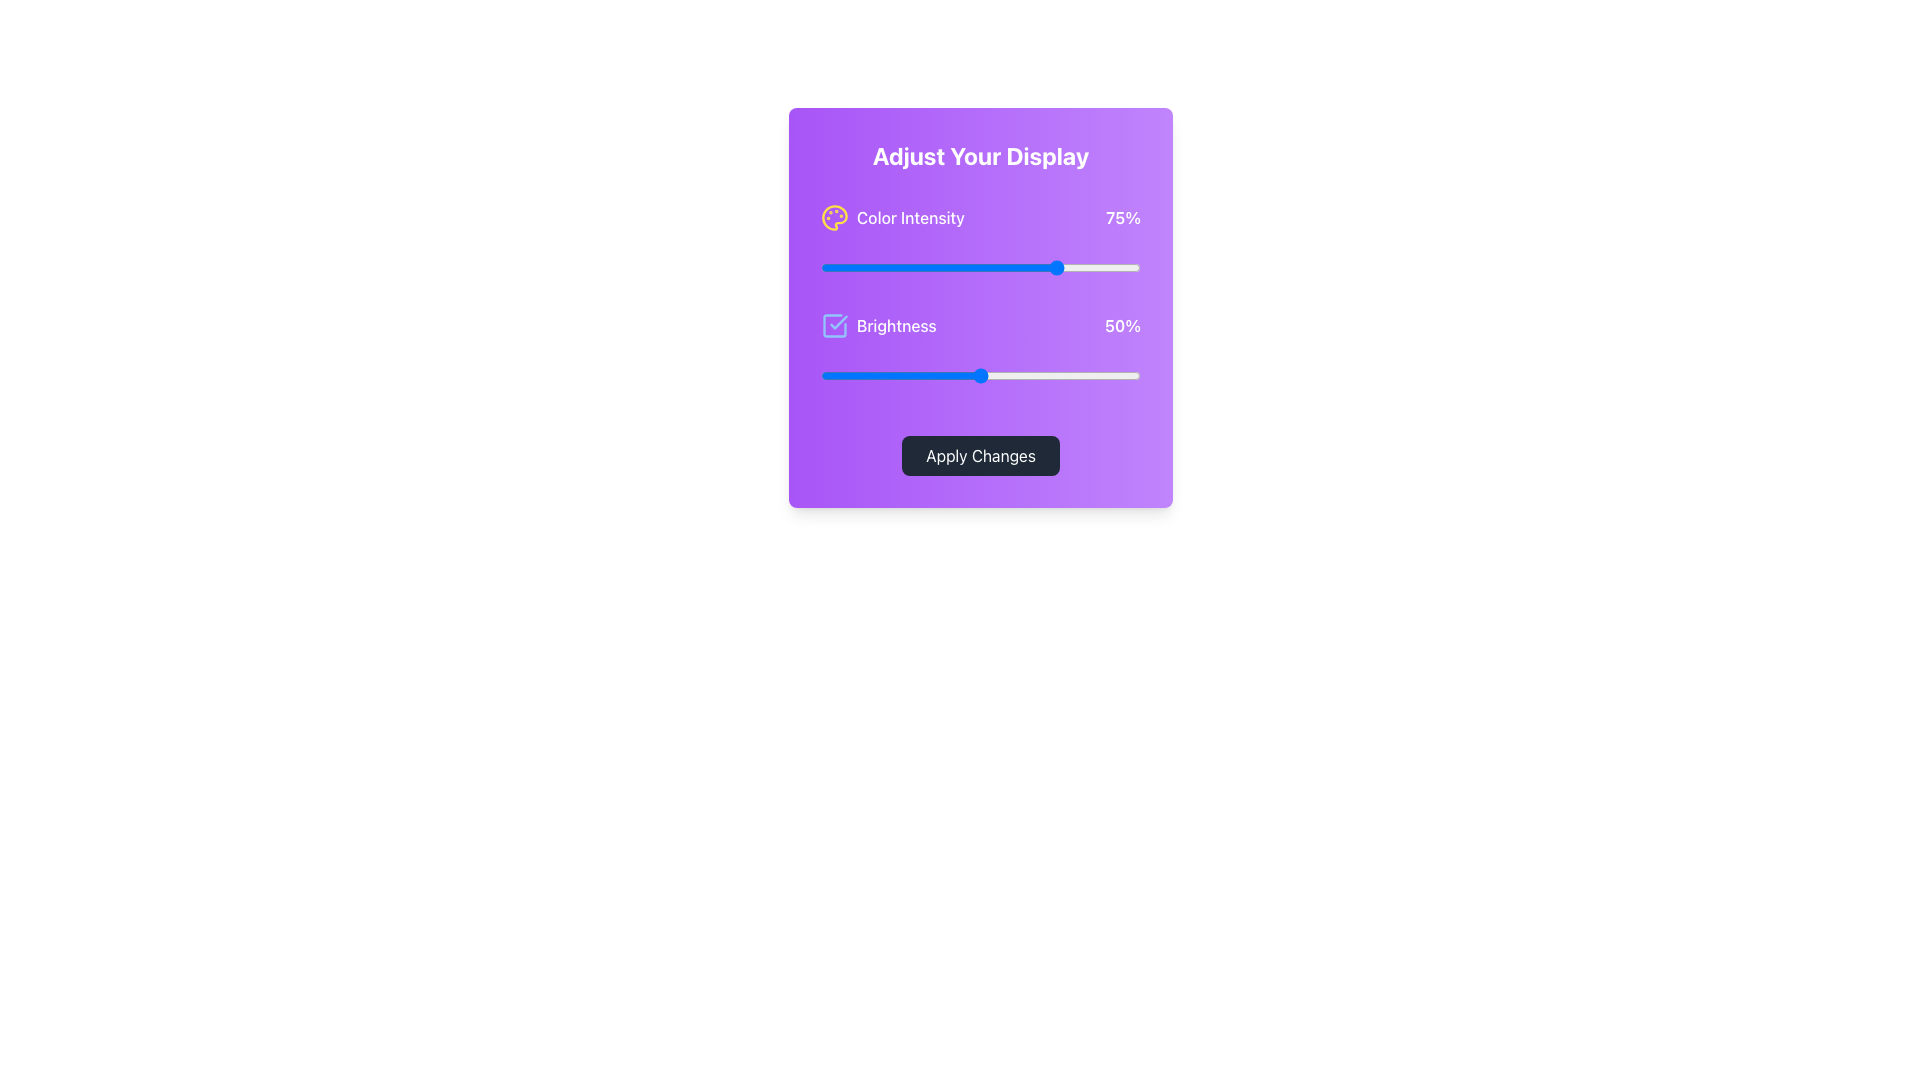 This screenshot has width=1920, height=1080. Describe the element at coordinates (839, 321) in the screenshot. I see `the checked icon indicating the confirmed state for the 'Brightness' option located in the second row of the interface` at that location.